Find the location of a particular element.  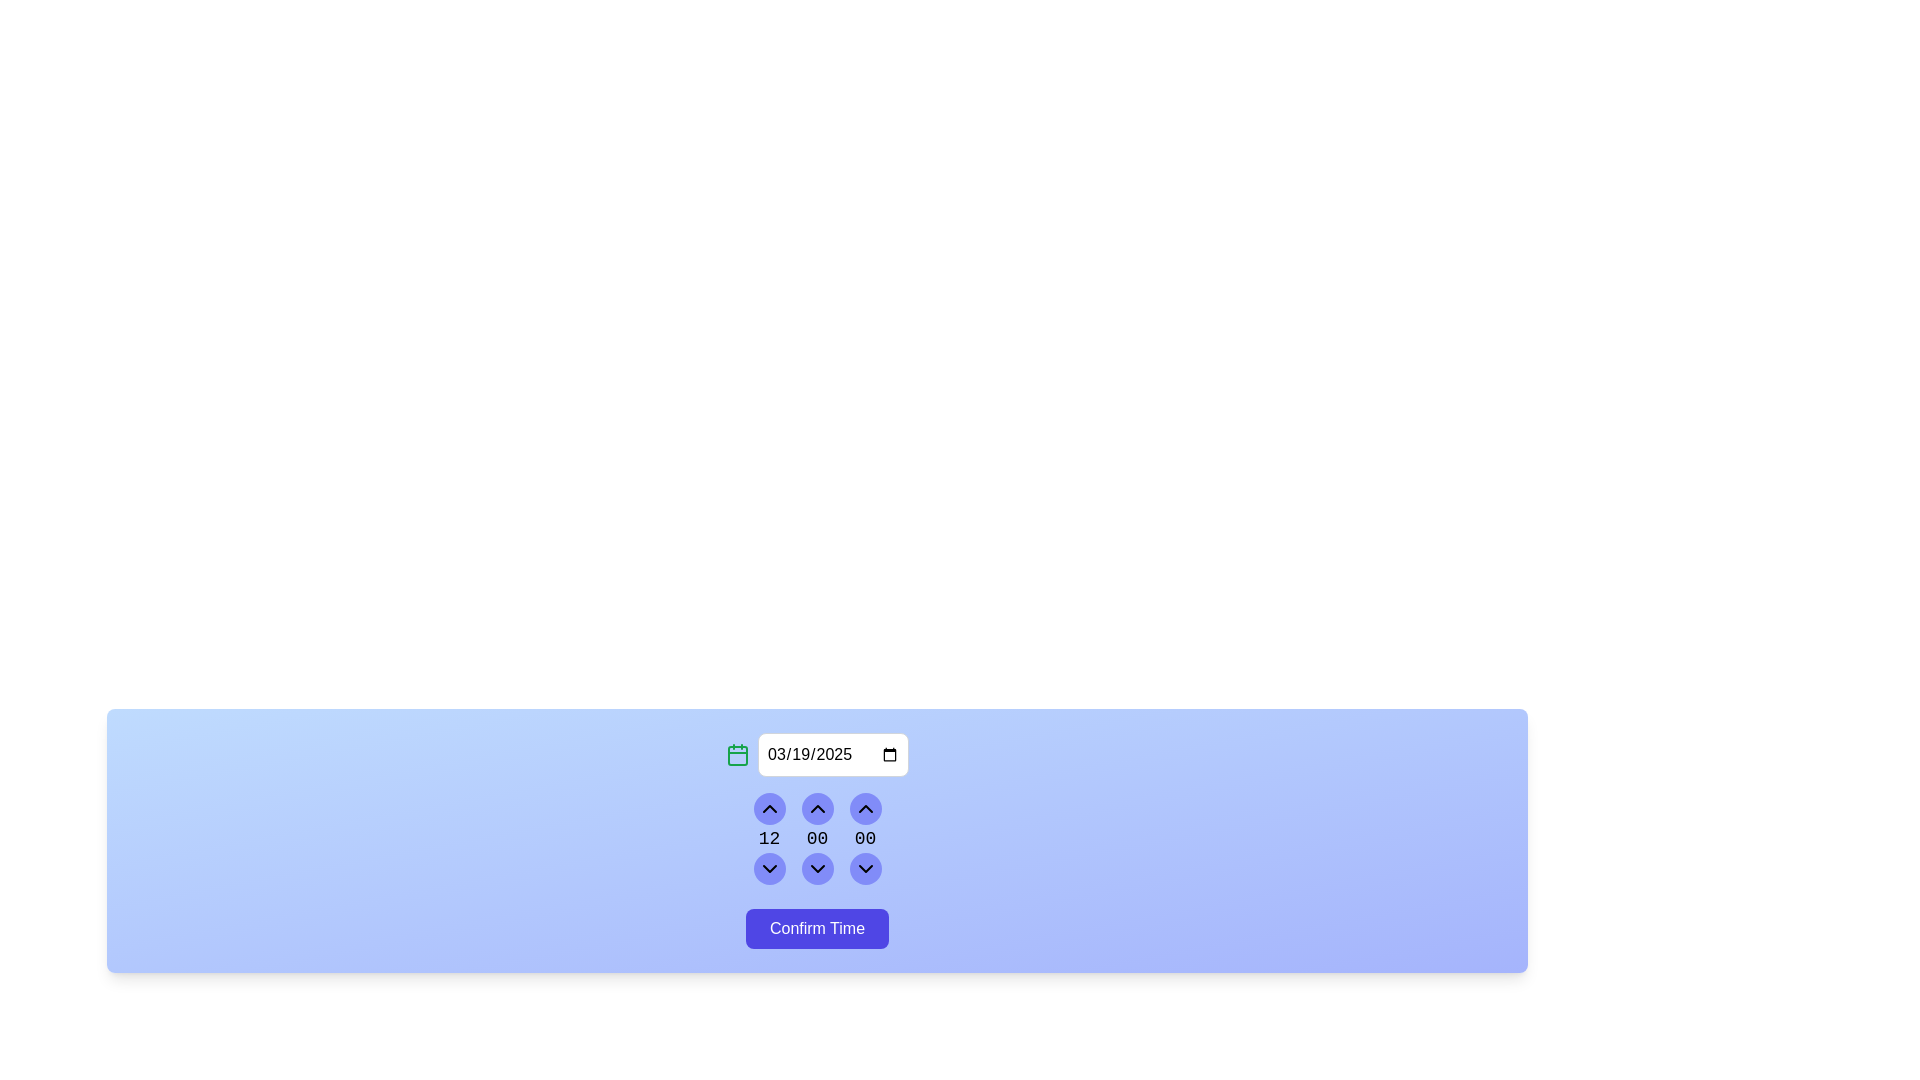

the decrement seconds icon located in the bottom row, middle column of the time selection interface to decrease the seconds value is located at coordinates (865, 867).